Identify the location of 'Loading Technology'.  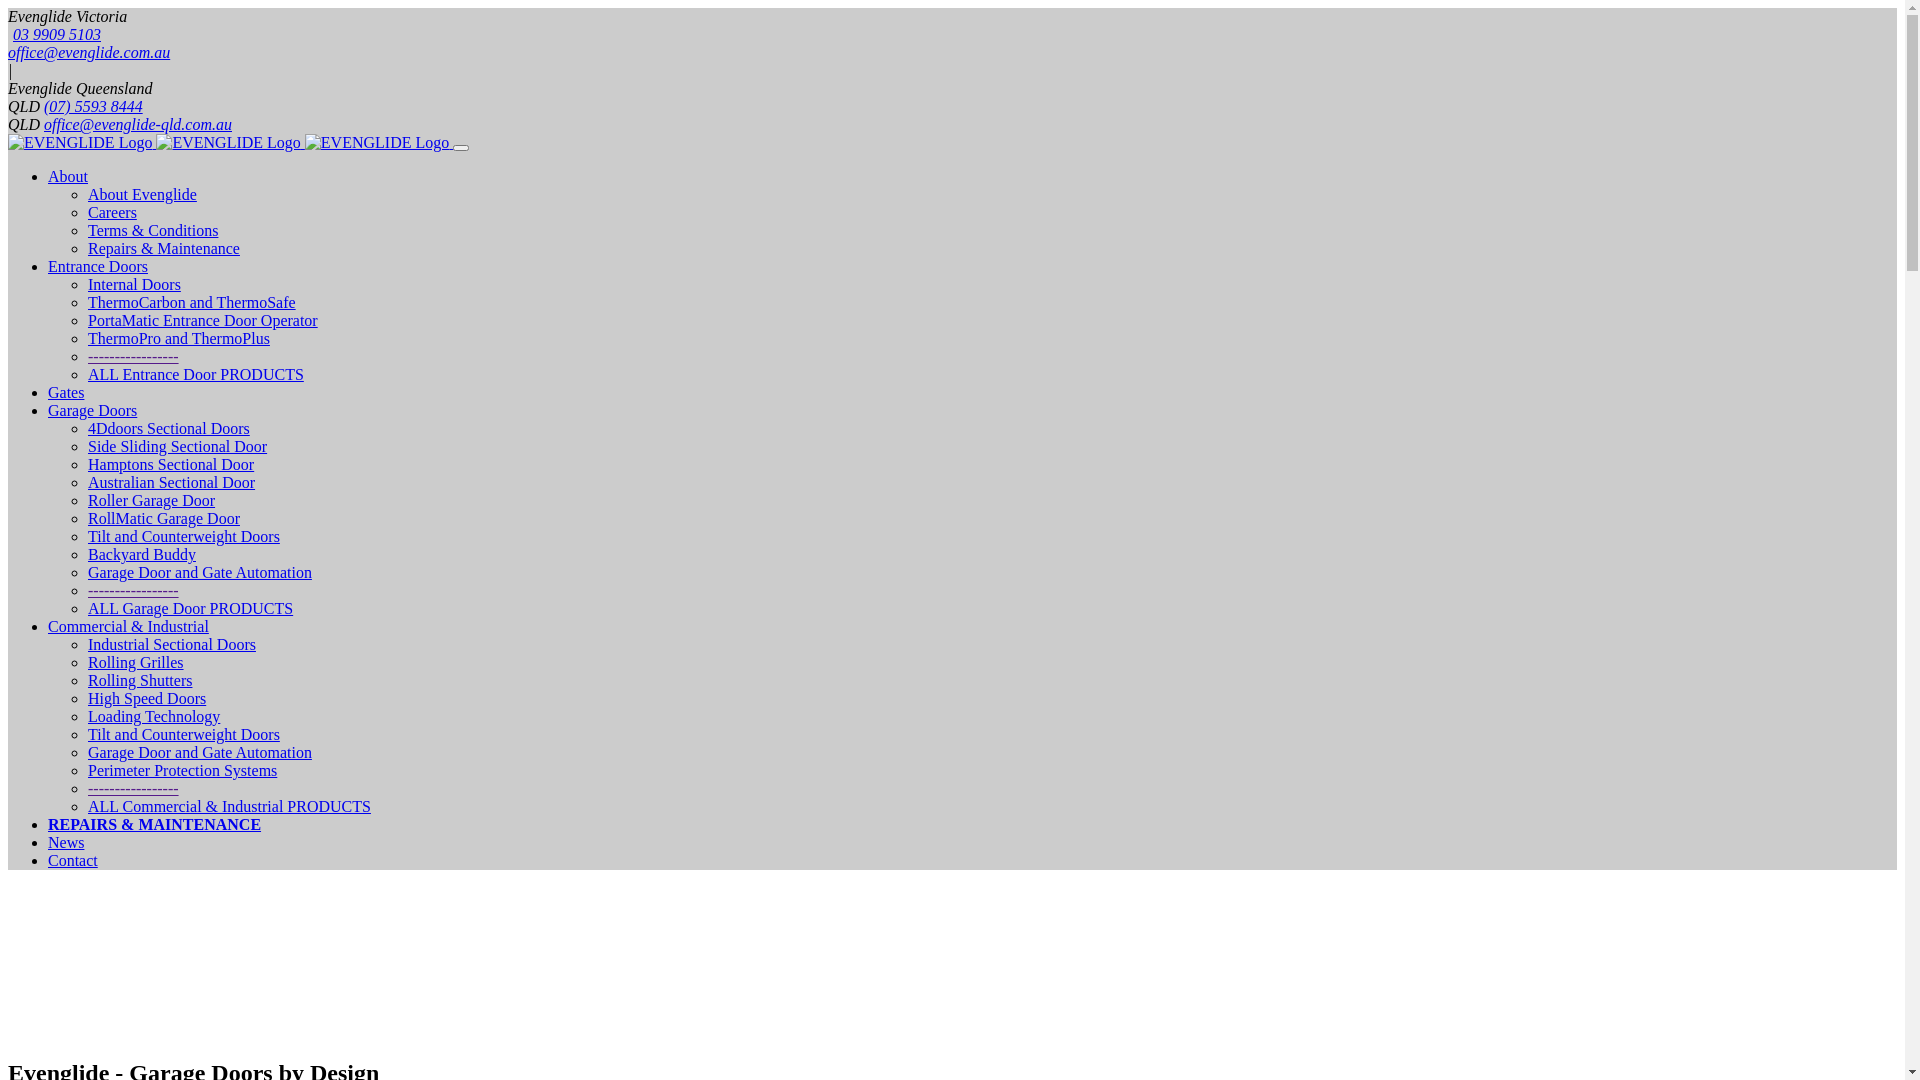
(152, 715).